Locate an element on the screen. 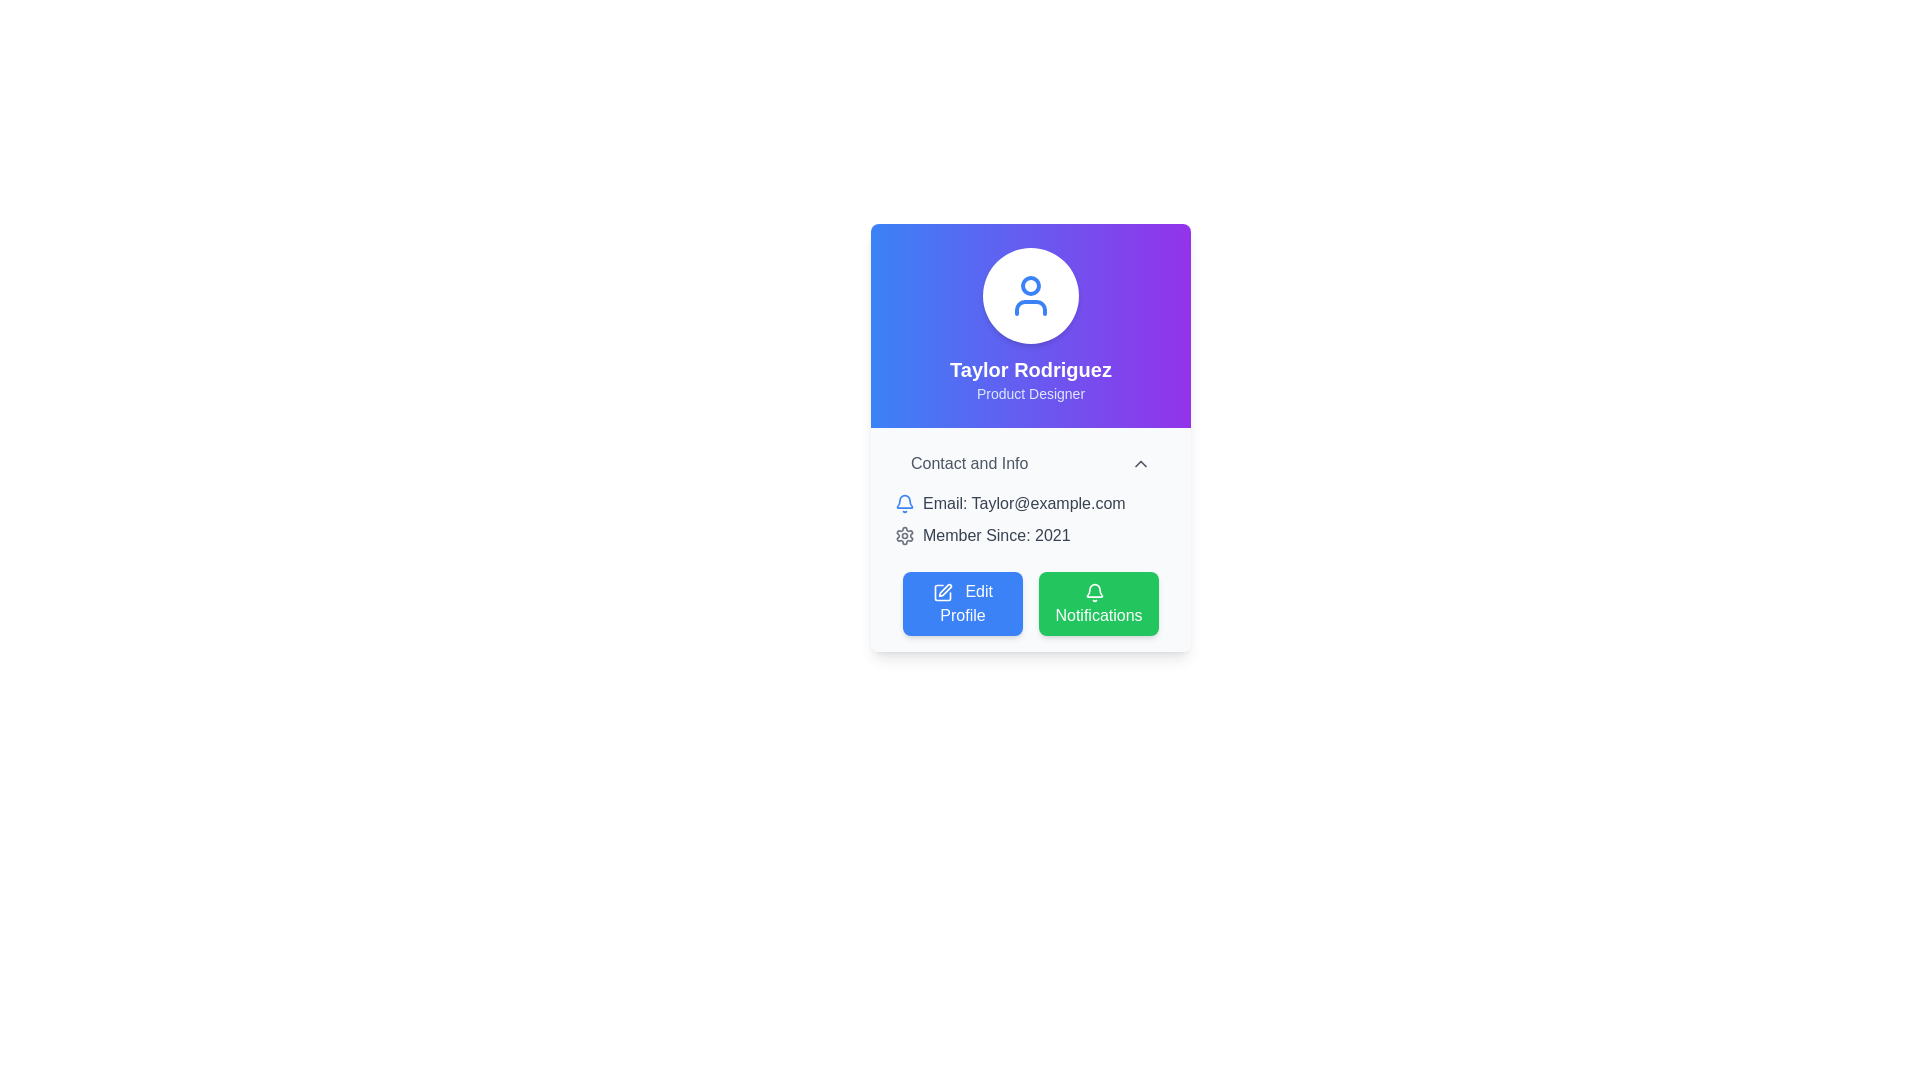 Image resolution: width=1920 pixels, height=1080 pixels. the static text label that reads 'Member Since: 2021' with a gray font and a gear icon preceding it, located below the 'Email: Taylor@example.com' label is located at coordinates (1031, 535).